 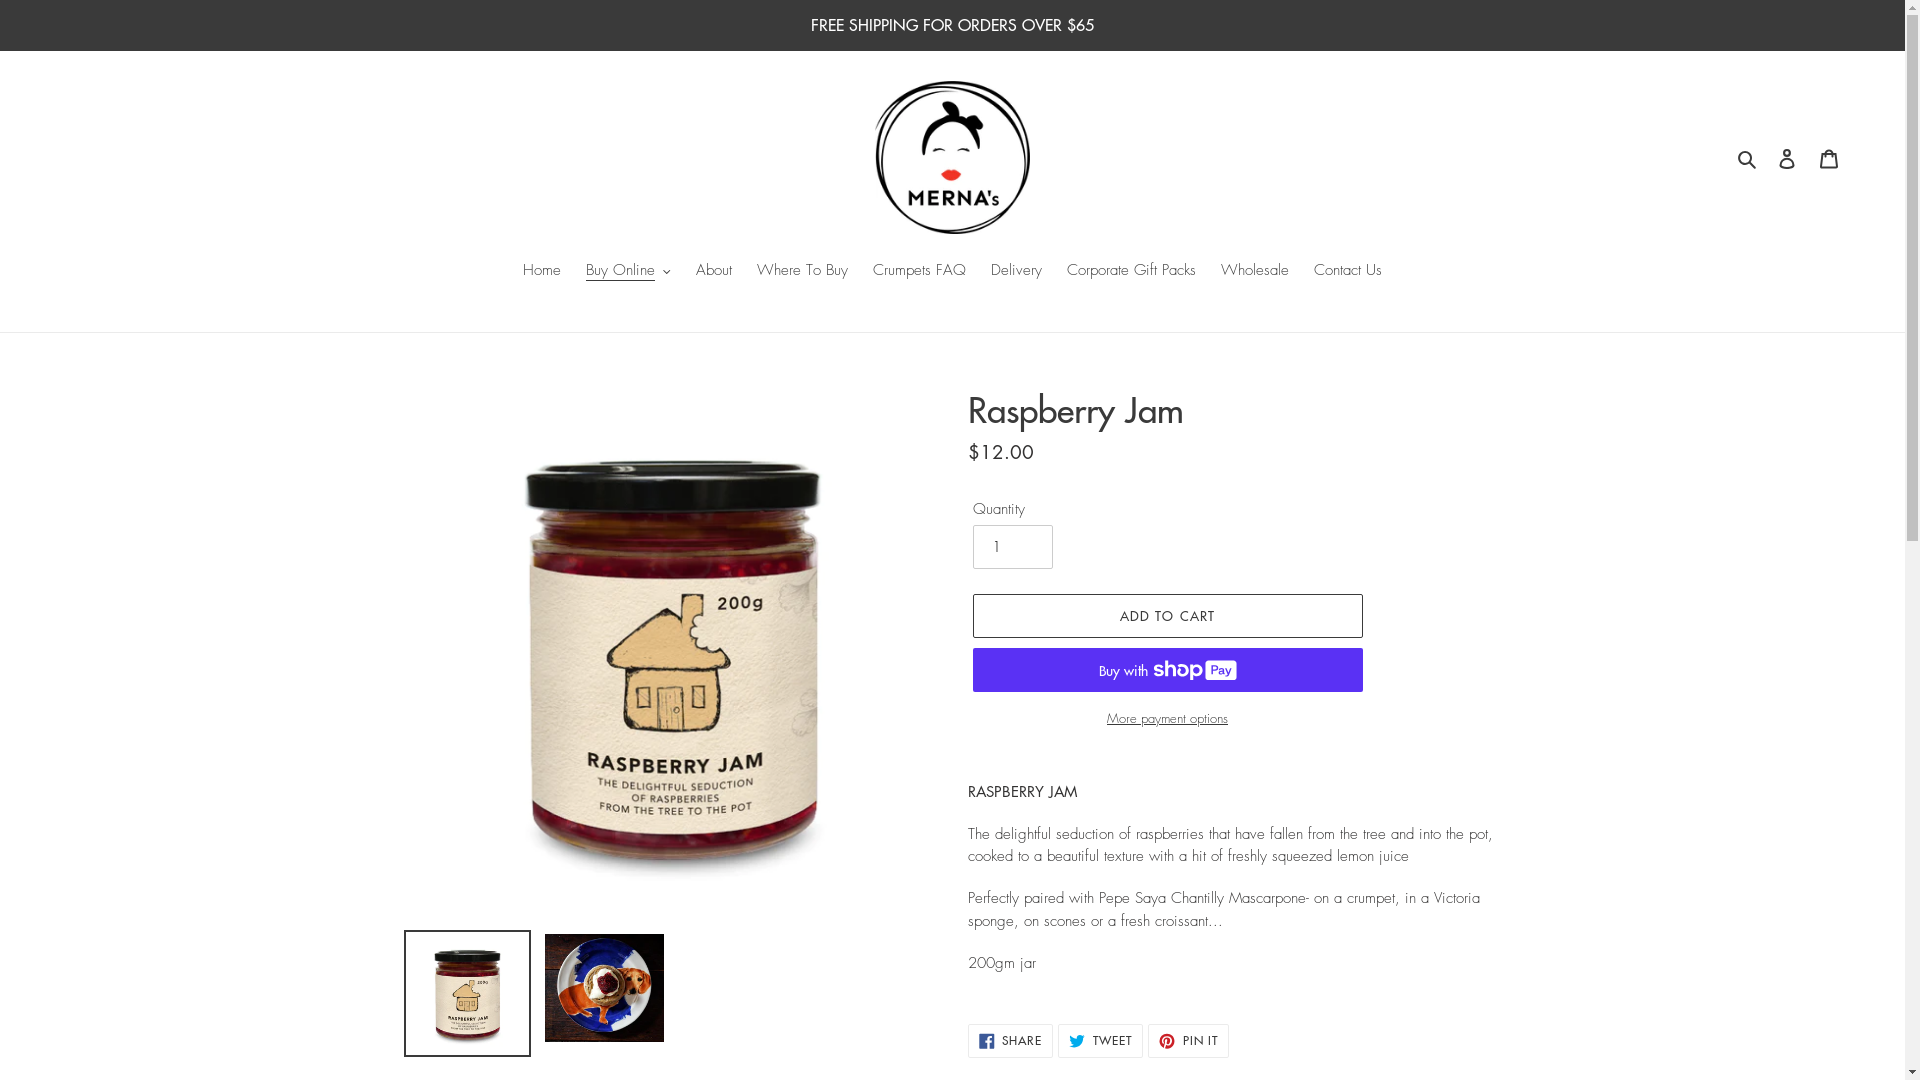 I want to click on 'Where To Buy', so click(x=746, y=272).